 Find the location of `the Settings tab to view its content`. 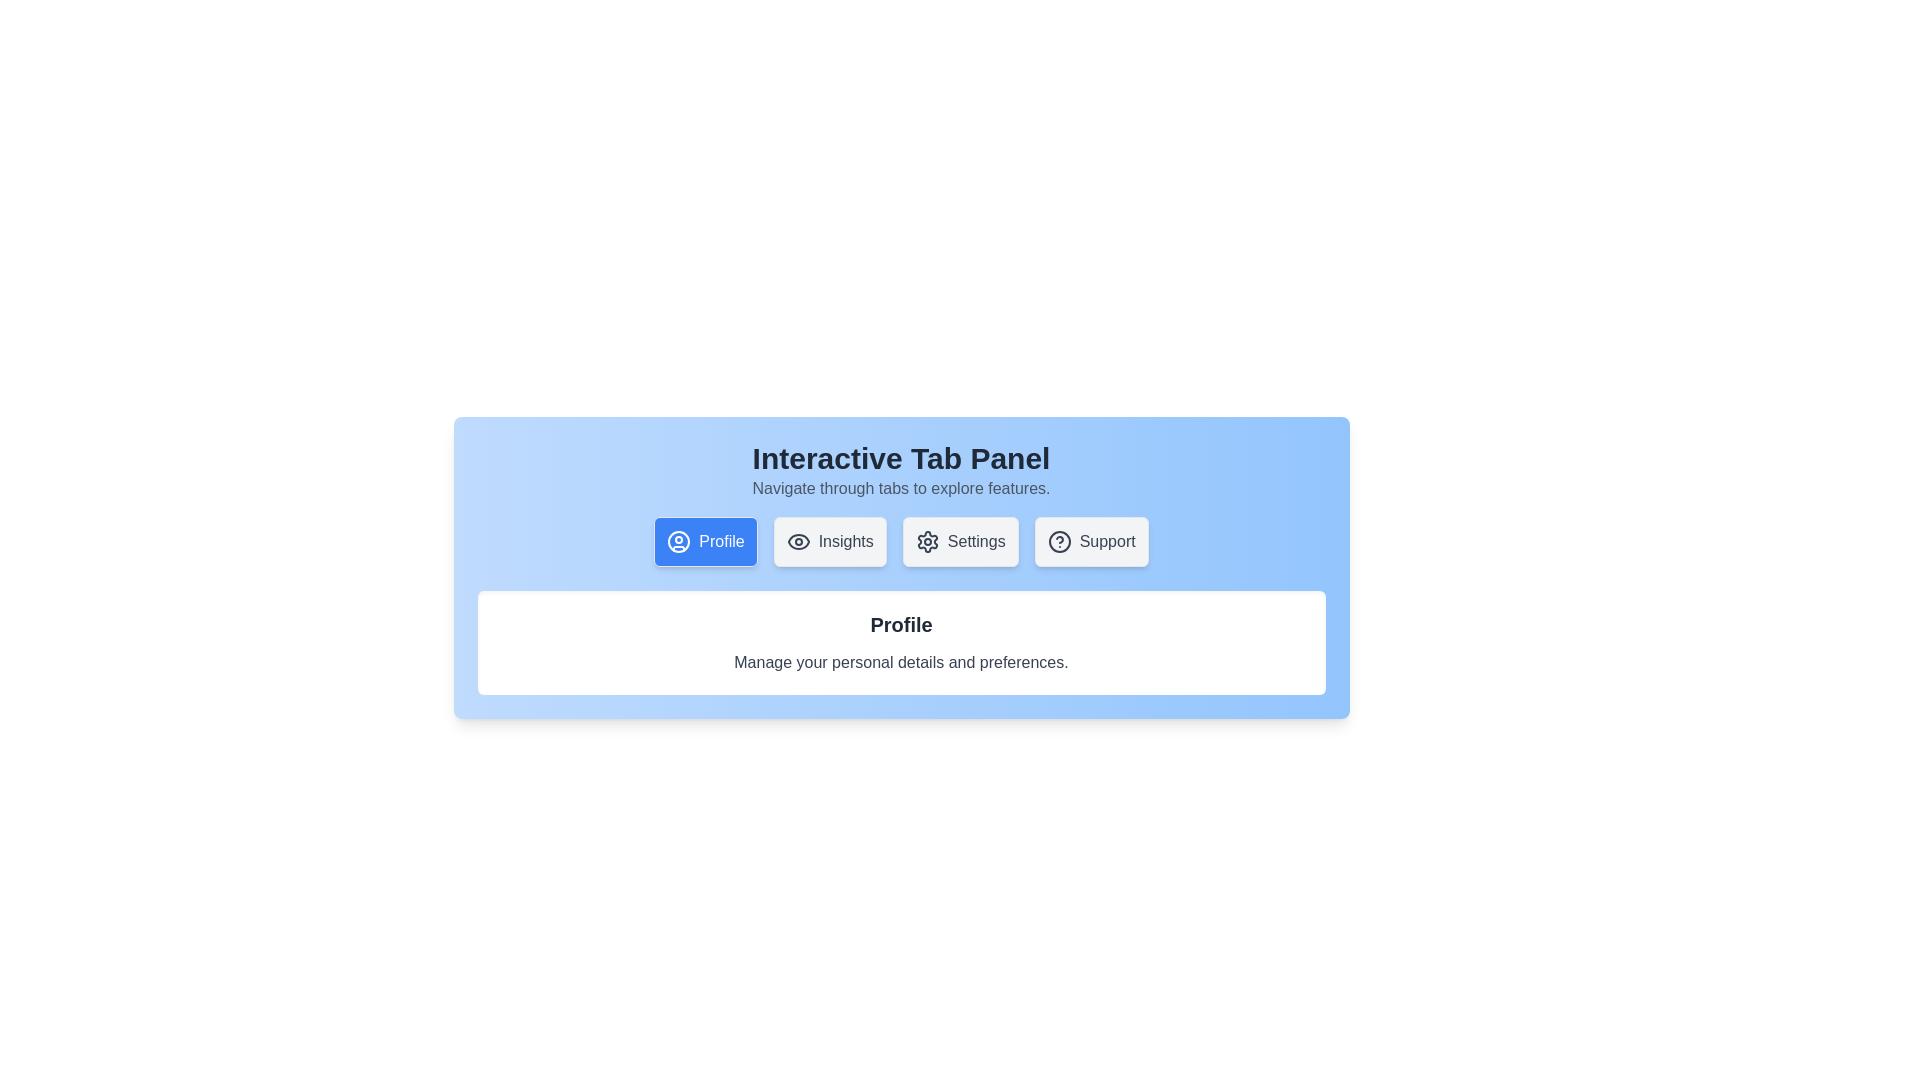

the Settings tab to view its content is located at coordinates (960, 542).